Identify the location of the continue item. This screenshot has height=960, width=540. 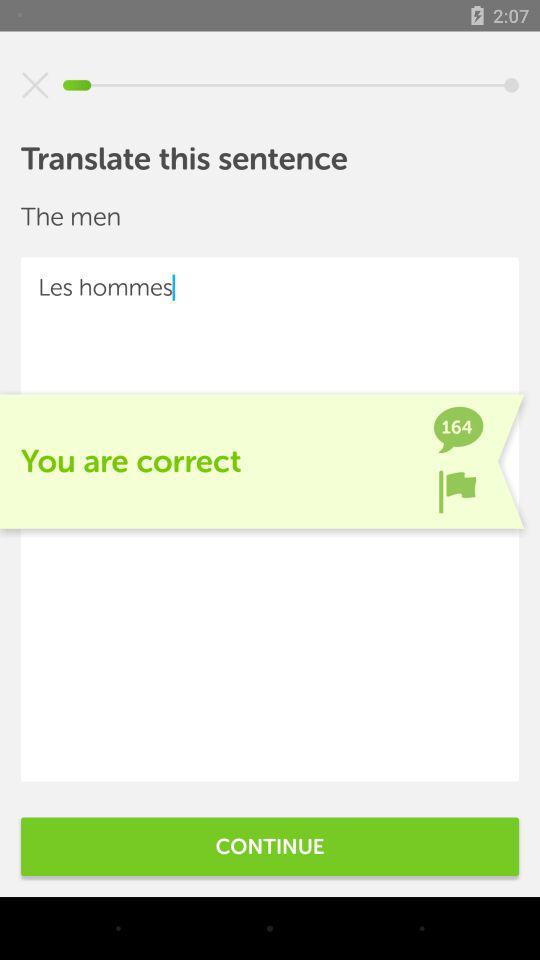
(270, 845).